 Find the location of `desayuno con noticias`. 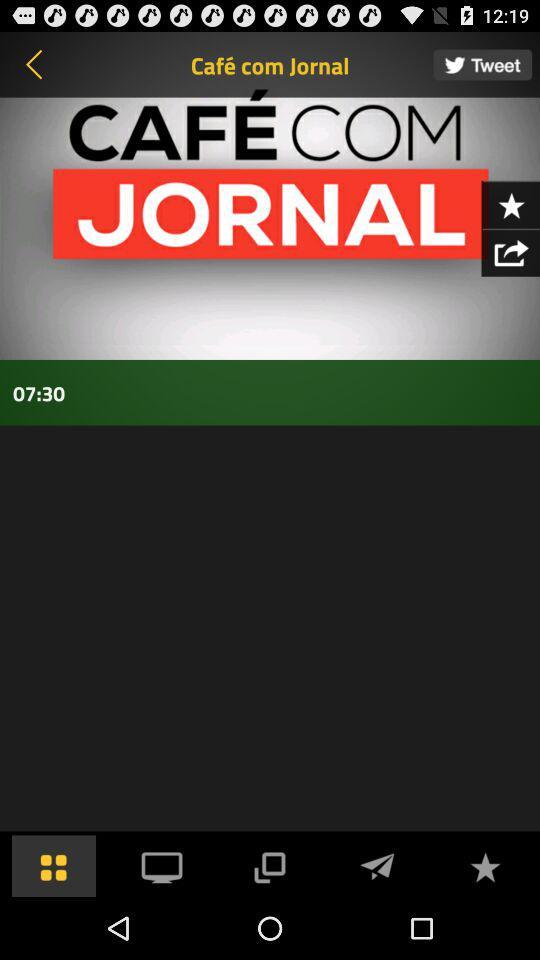

desayuno con noticias is located at coordinates (481, 64).